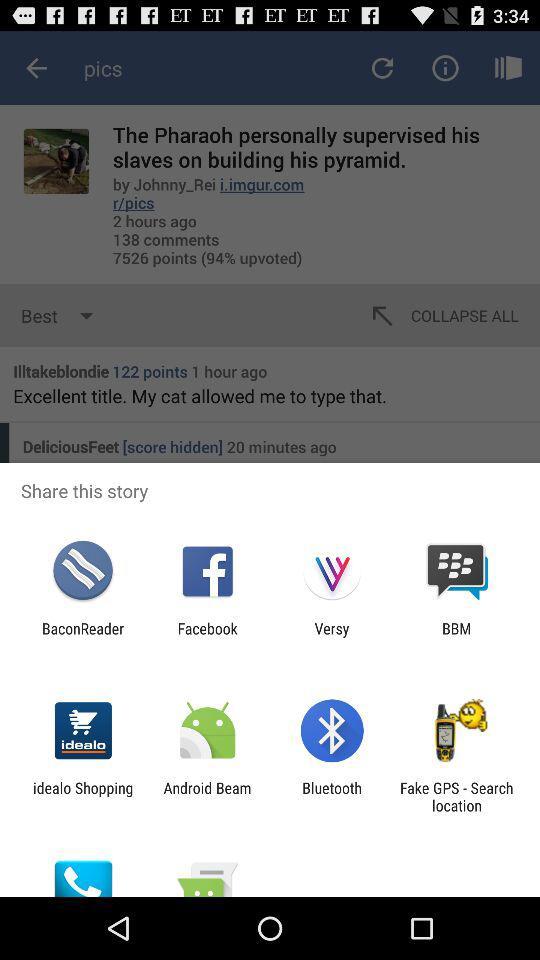  Describe the element at coordinates (82, 796) in the screenshot. I see `the item next to android beam icon` at that location.